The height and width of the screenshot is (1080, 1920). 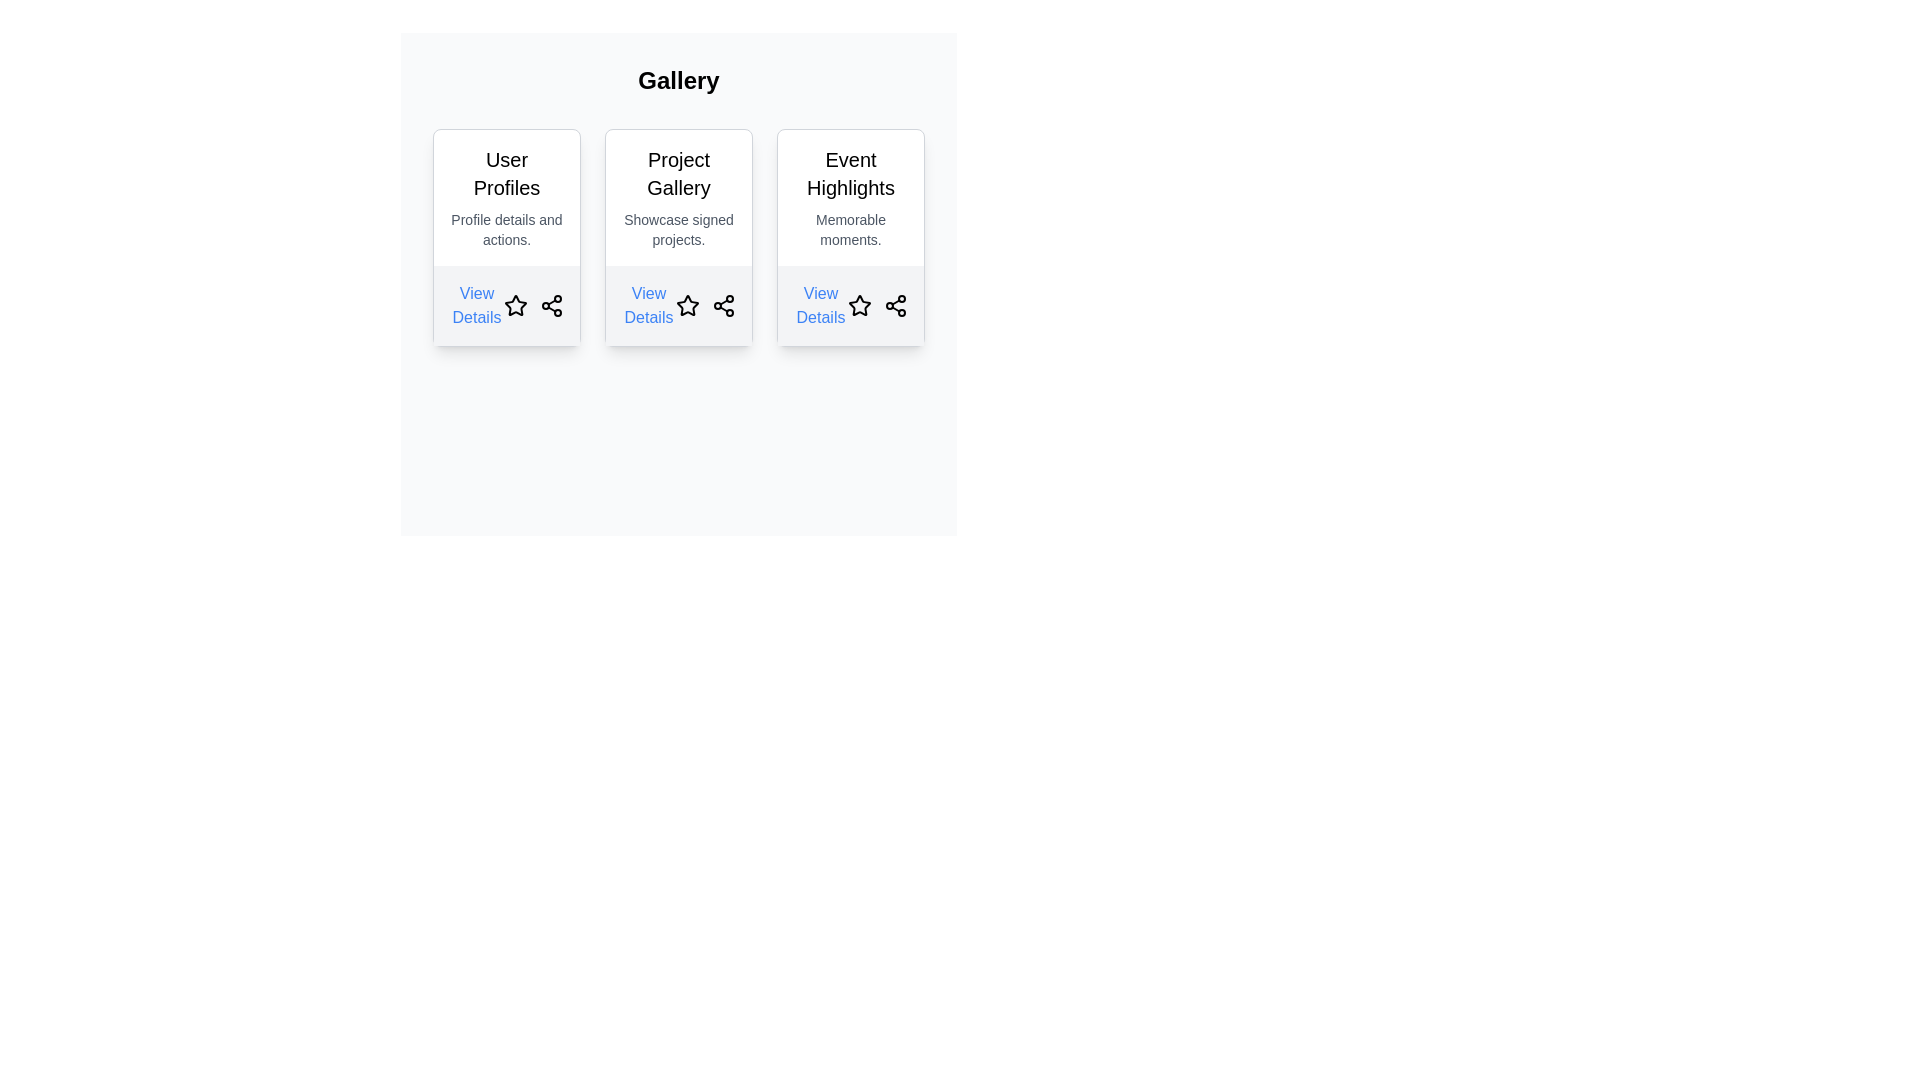 What do you see at coordinates (878, 305) in the screenshot?
I see `the star icon located in the bottom right corner of the 'Event Highlights' card, just below the 'View Details' text` at bounding box center [878, 305].